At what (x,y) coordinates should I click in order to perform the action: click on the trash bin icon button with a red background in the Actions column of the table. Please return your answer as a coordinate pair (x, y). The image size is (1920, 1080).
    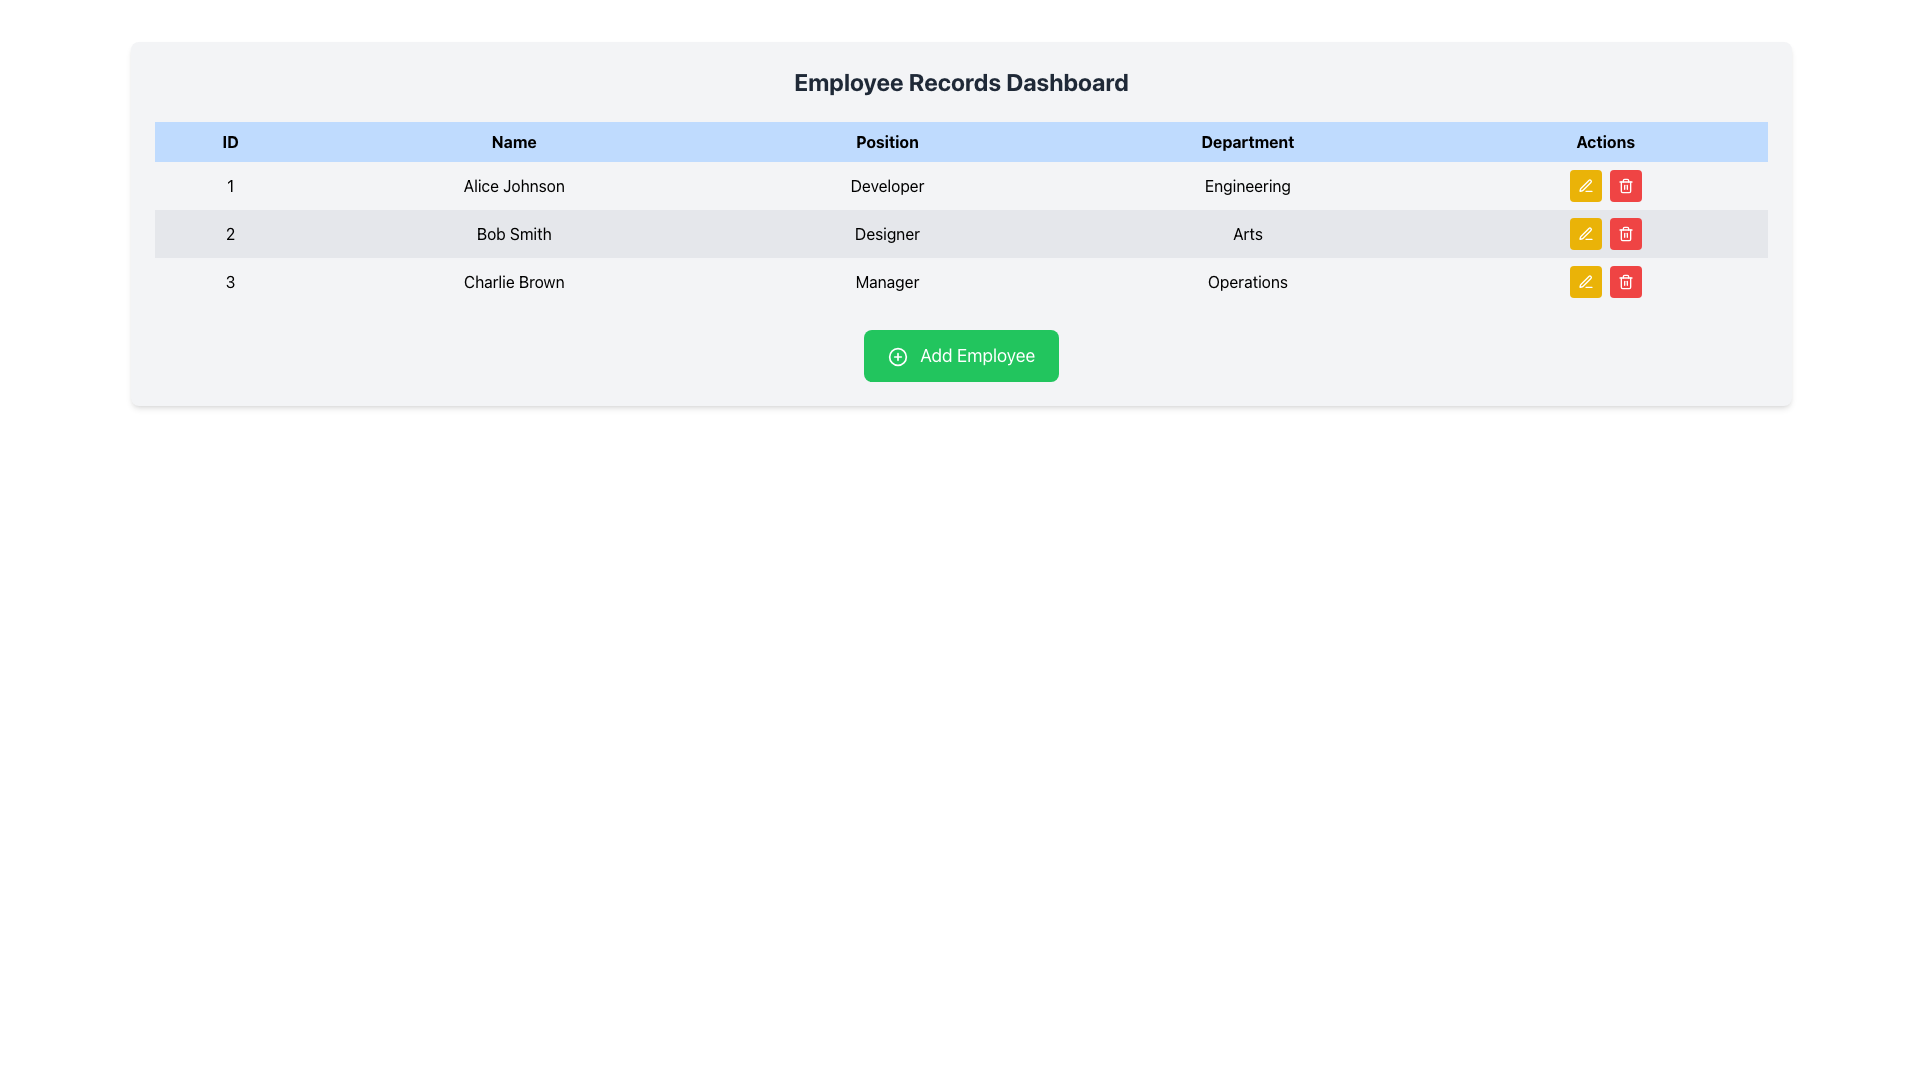
    Looking at the image, I should click on (1625, 185).